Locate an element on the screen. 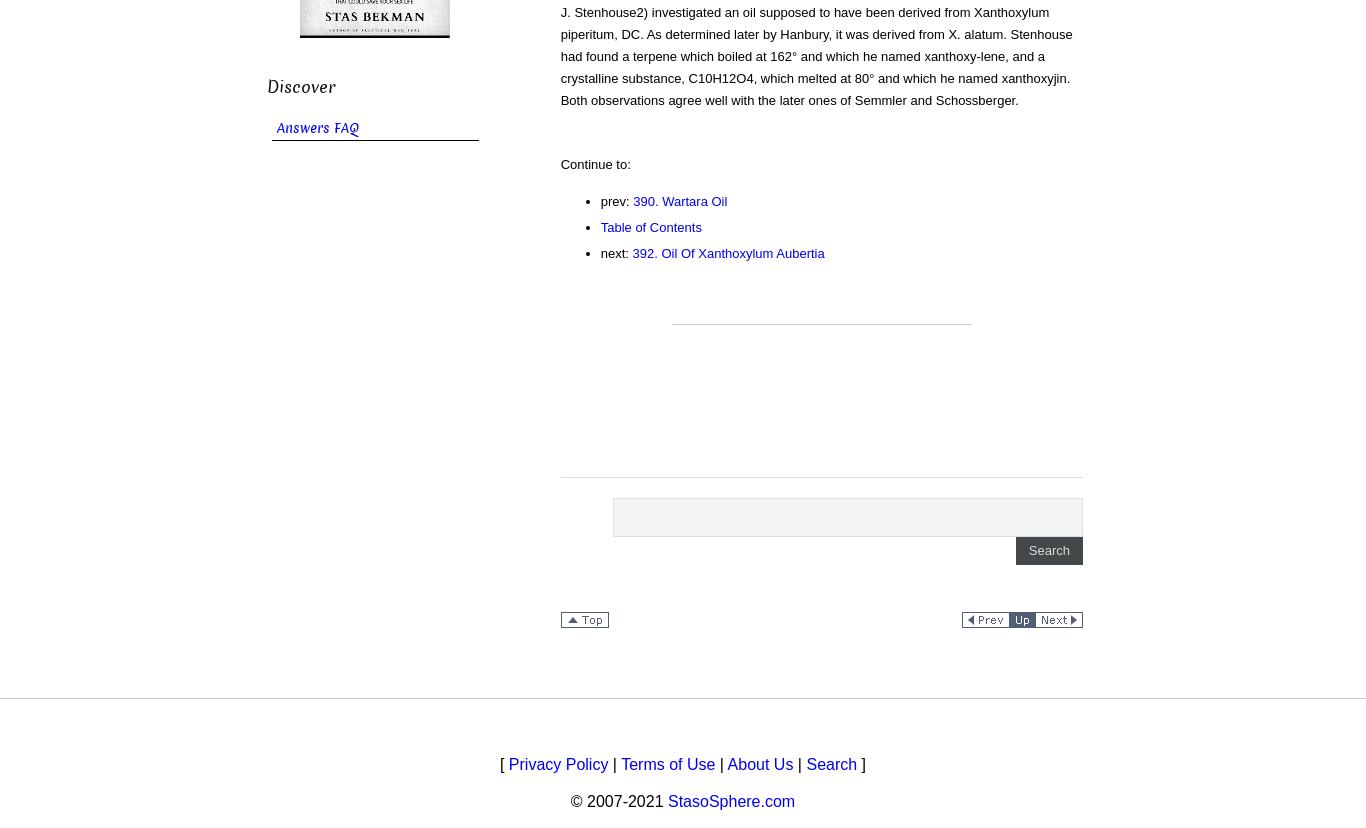 This screenshot has width=1366, height=828. '[' is located at coordinates (503, 763).